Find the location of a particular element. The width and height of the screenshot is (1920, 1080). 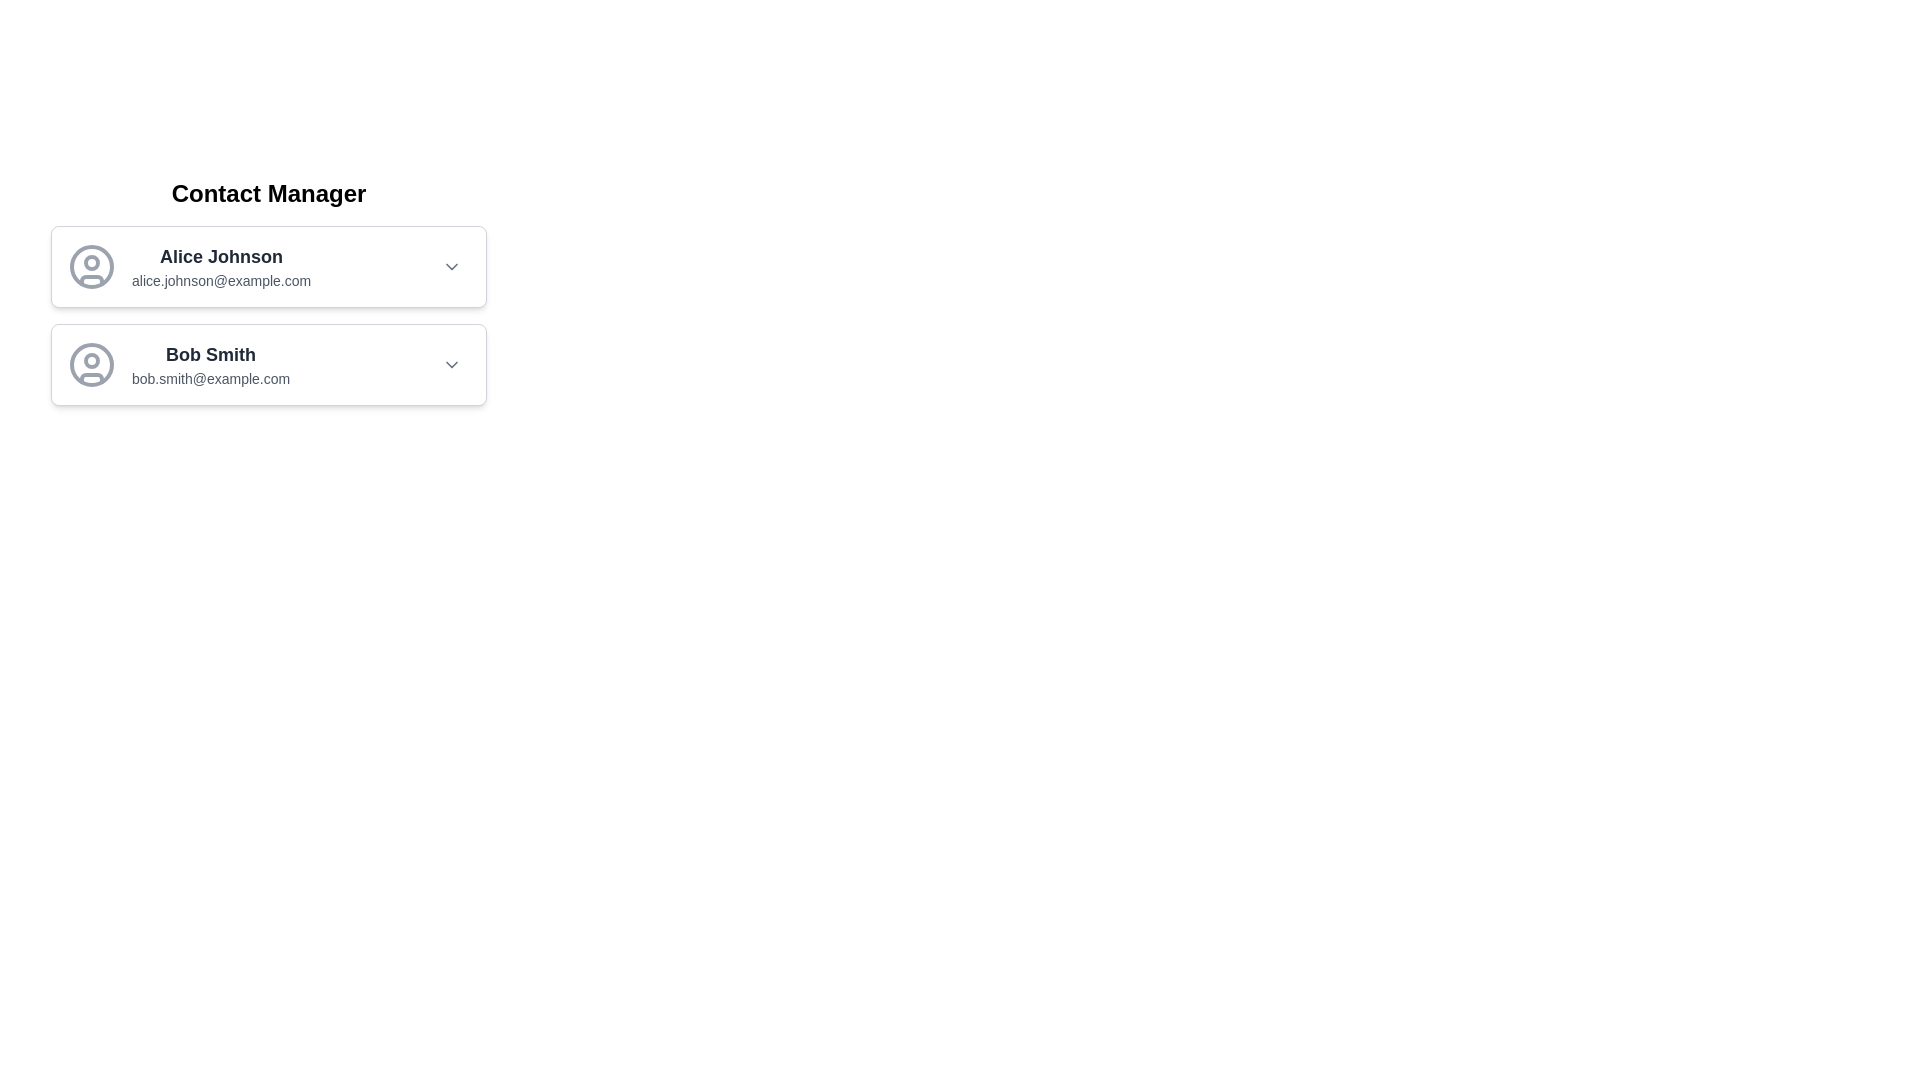

the small circular button with a downward-pointing chevron icon located in the lower right corner of the card displaying 'Bob Smith' is located at coordinates (450, 365).